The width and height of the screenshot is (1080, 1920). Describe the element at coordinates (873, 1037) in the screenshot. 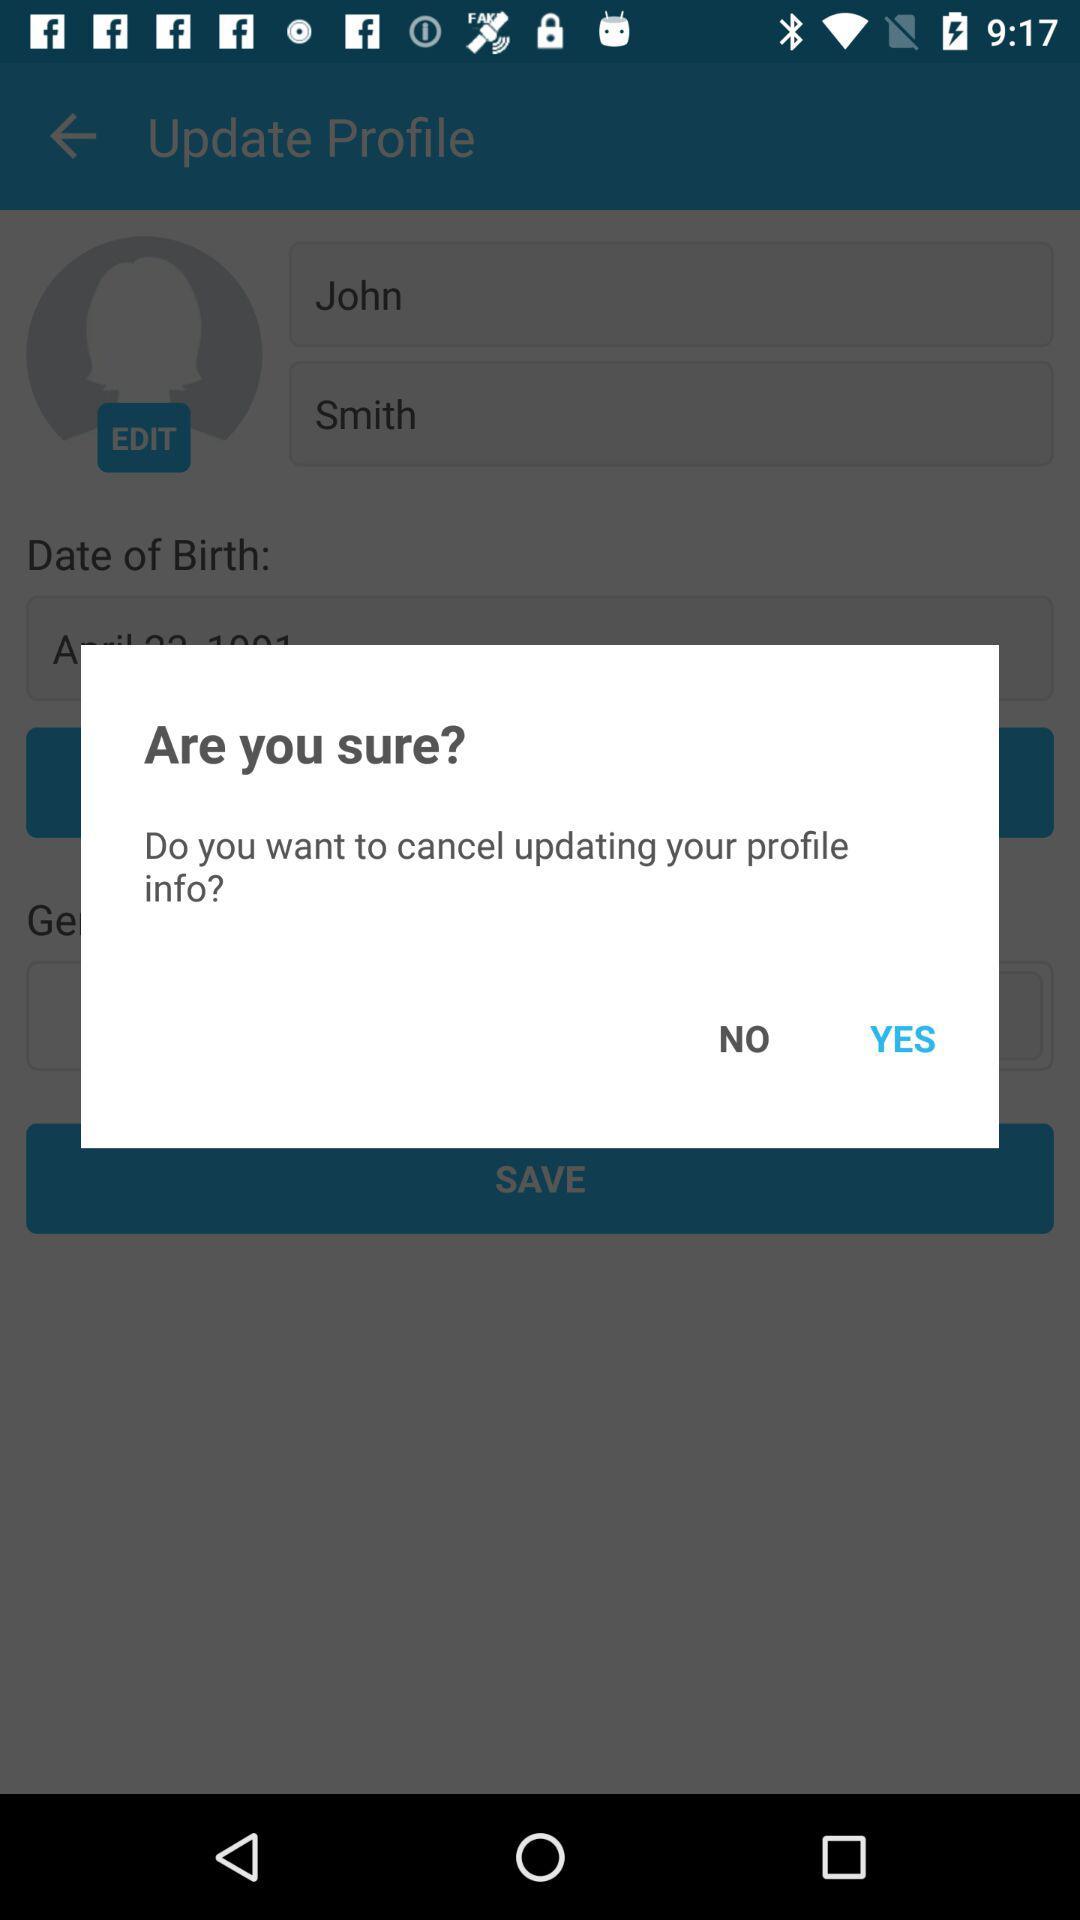

I see `yes item` at that location.